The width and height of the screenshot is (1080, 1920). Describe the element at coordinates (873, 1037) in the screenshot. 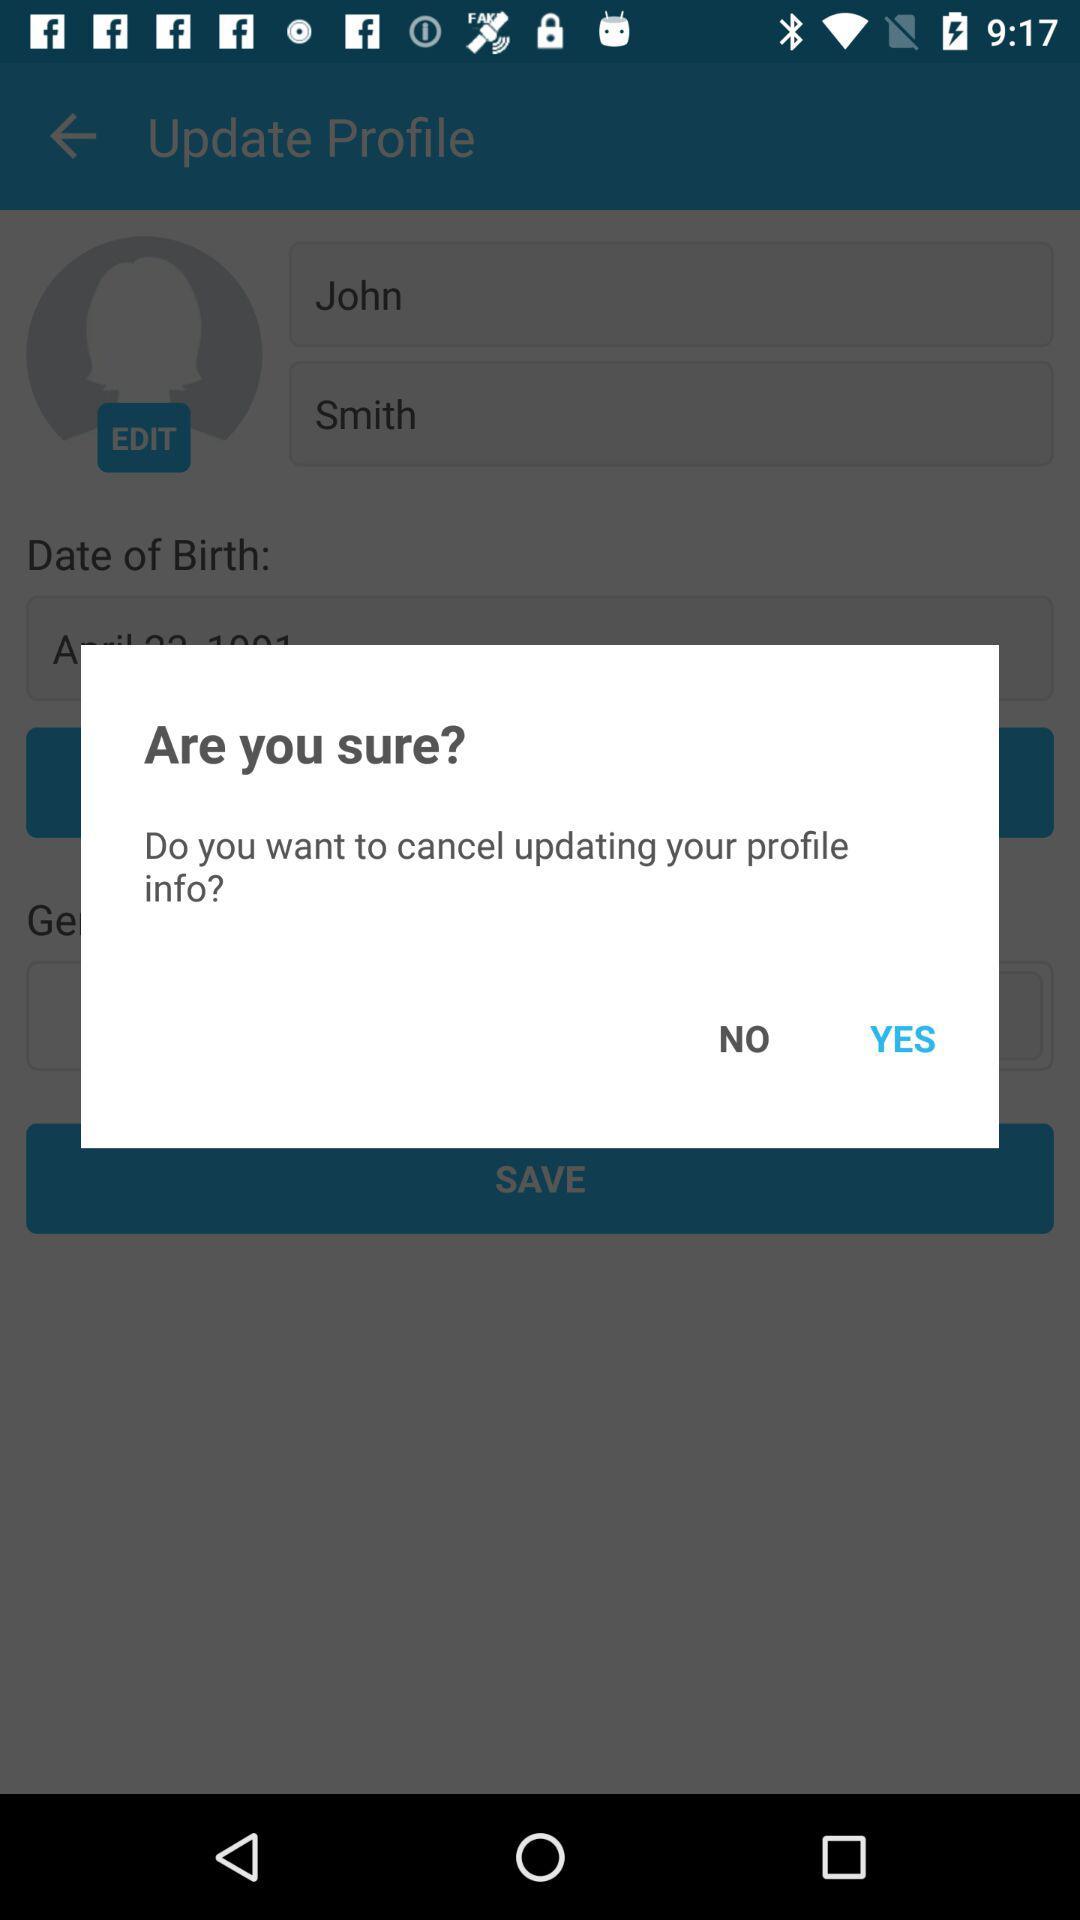

I see `yes item` at that location.